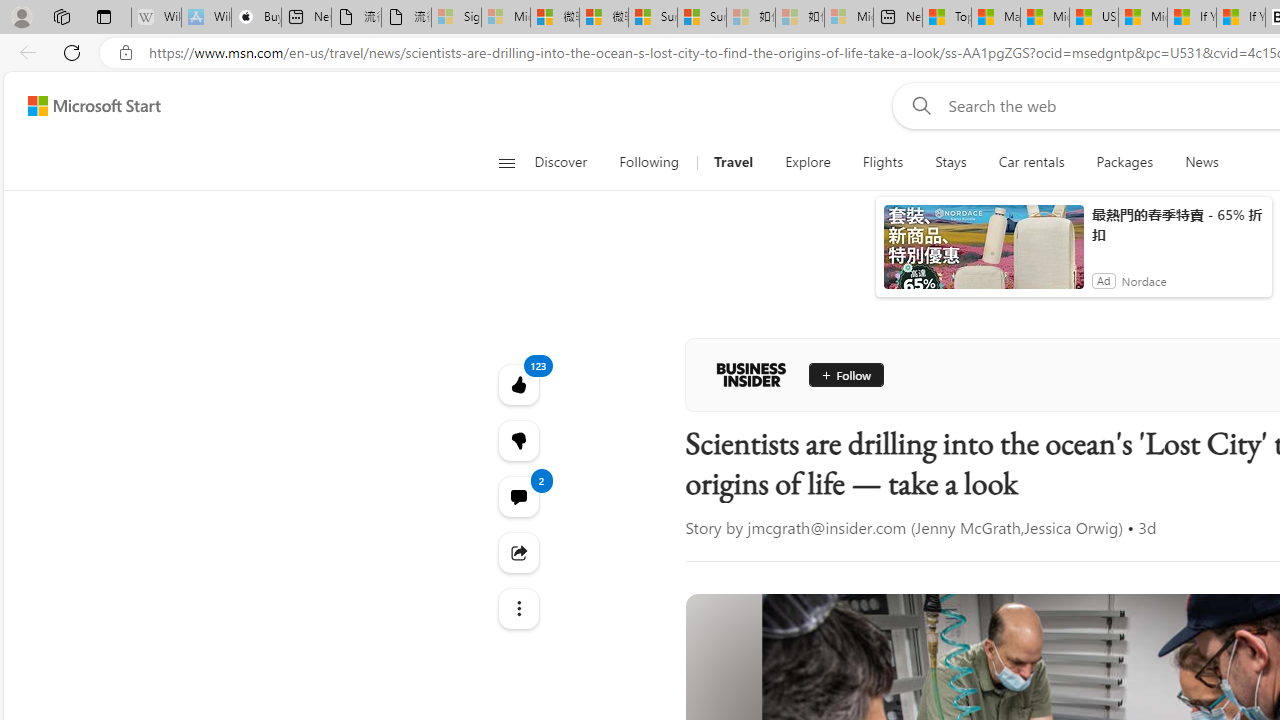  What do you see at coordinates (1031, 162) in the screenshot?
I see `'Car rentals'` at bounding box center [1031, 162].